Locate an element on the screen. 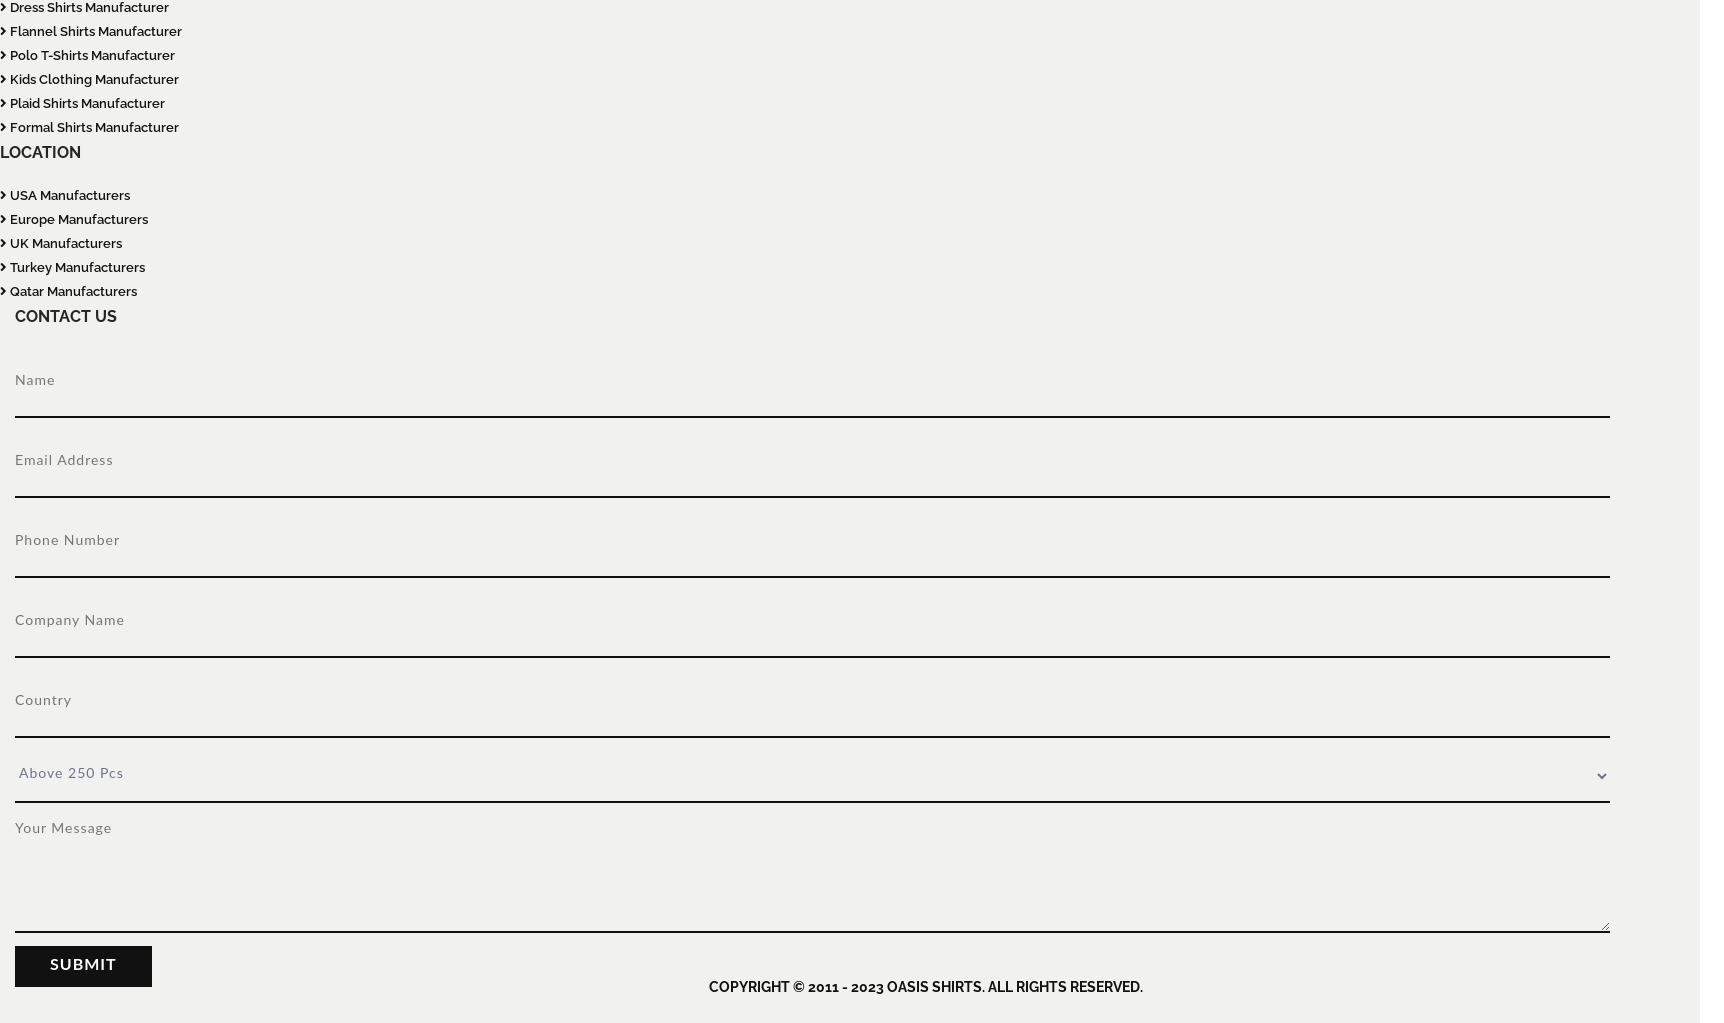 The width and height of the screenshot is (1724, 1023). 'USA Manufacturers' is located at coordinates (68, 195).